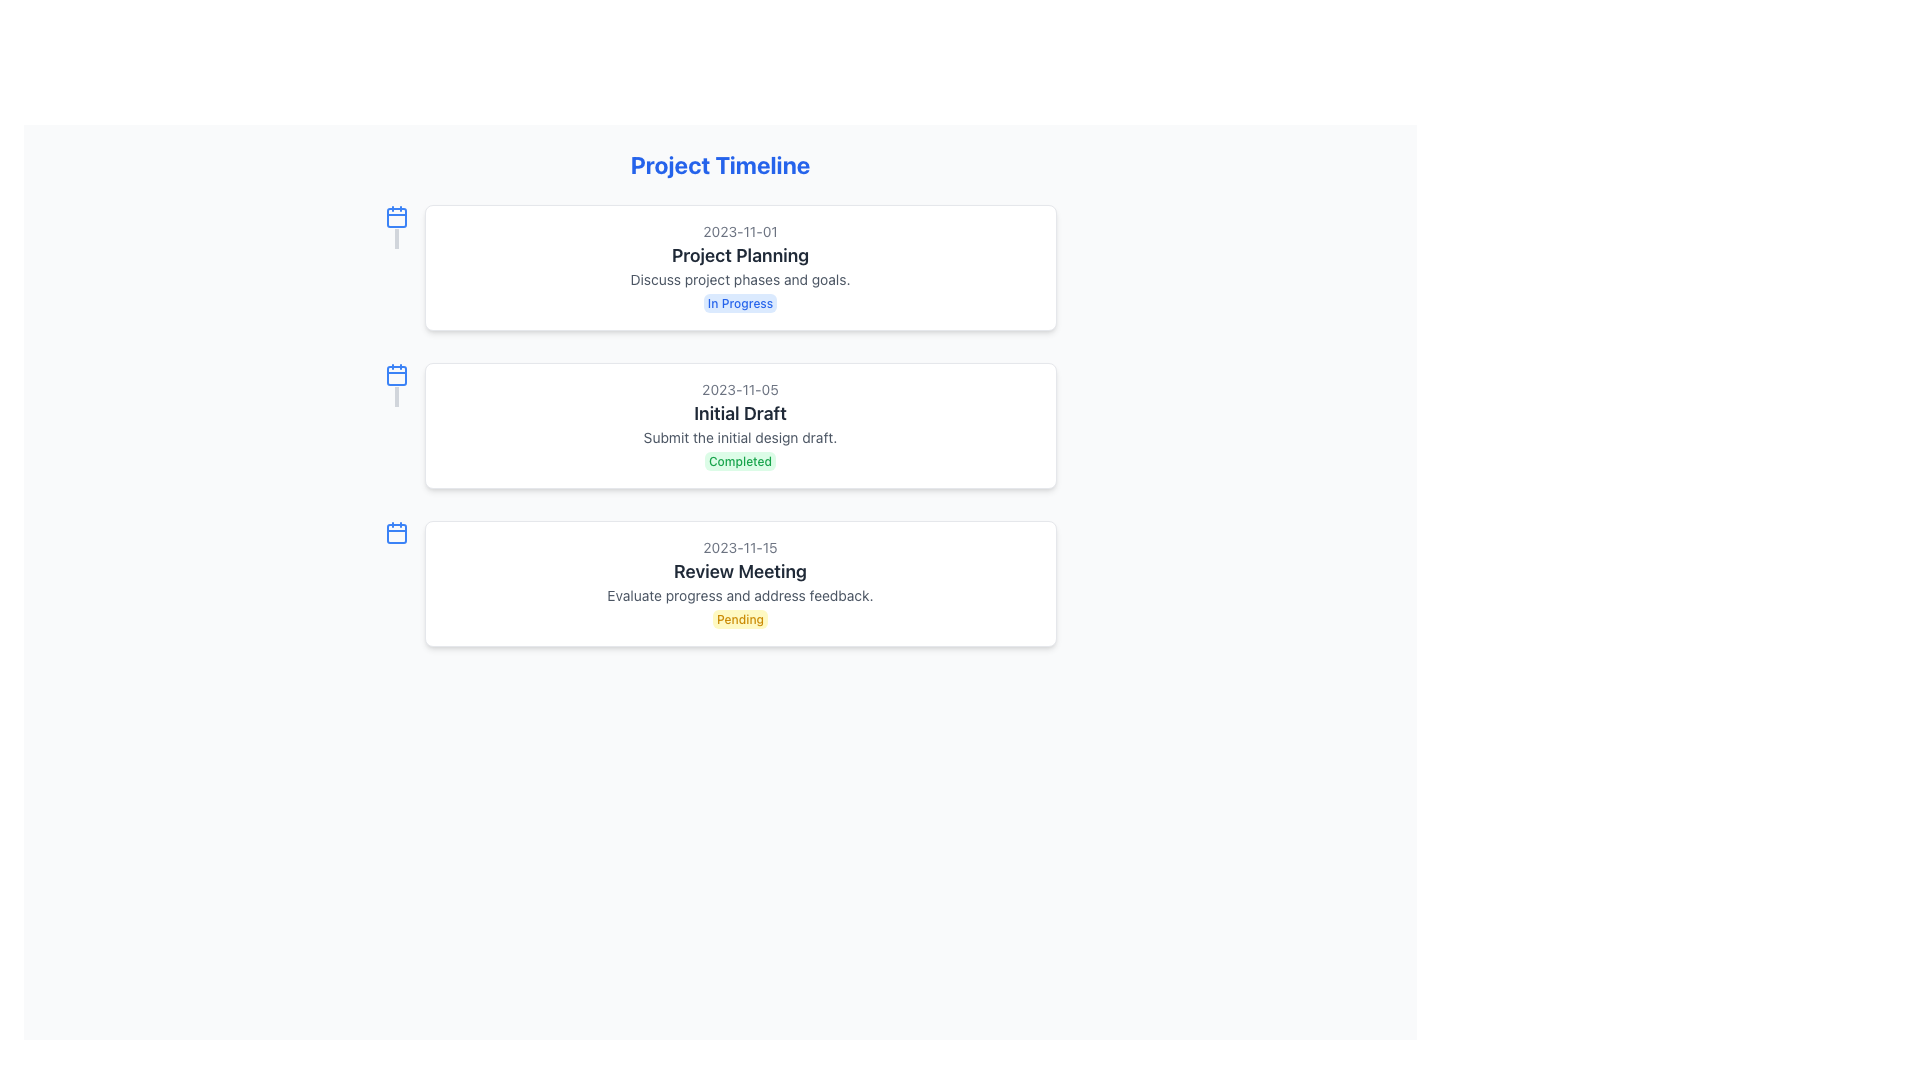 This screenshot has width=1920, height=1080. I want to click on the second calendar icon in the Project Timeline, which is outlined in blue and has a rectangular design with binding at the top, so click(396, 374).